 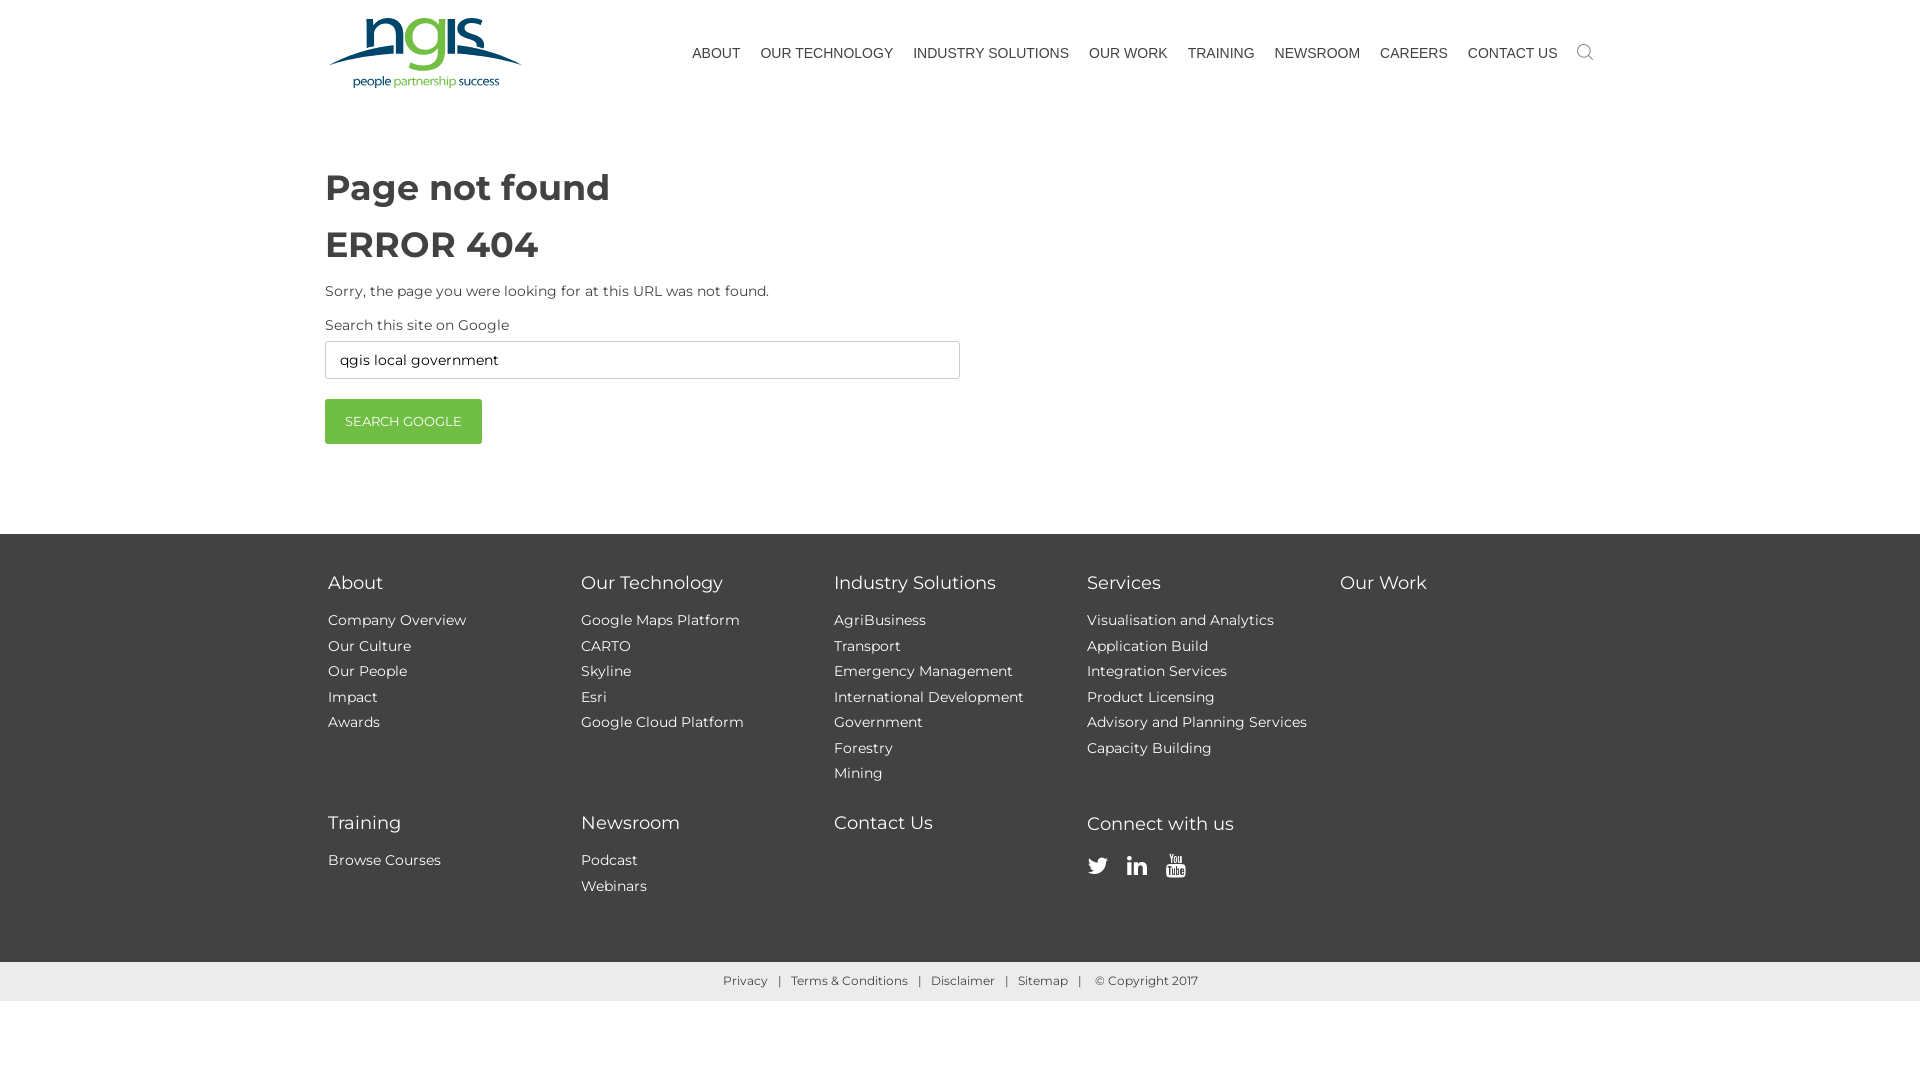 What do you see at coordinates (882, 822) in the screenshot?
I see `'Contact Us'` at bounding box center [882, 822].